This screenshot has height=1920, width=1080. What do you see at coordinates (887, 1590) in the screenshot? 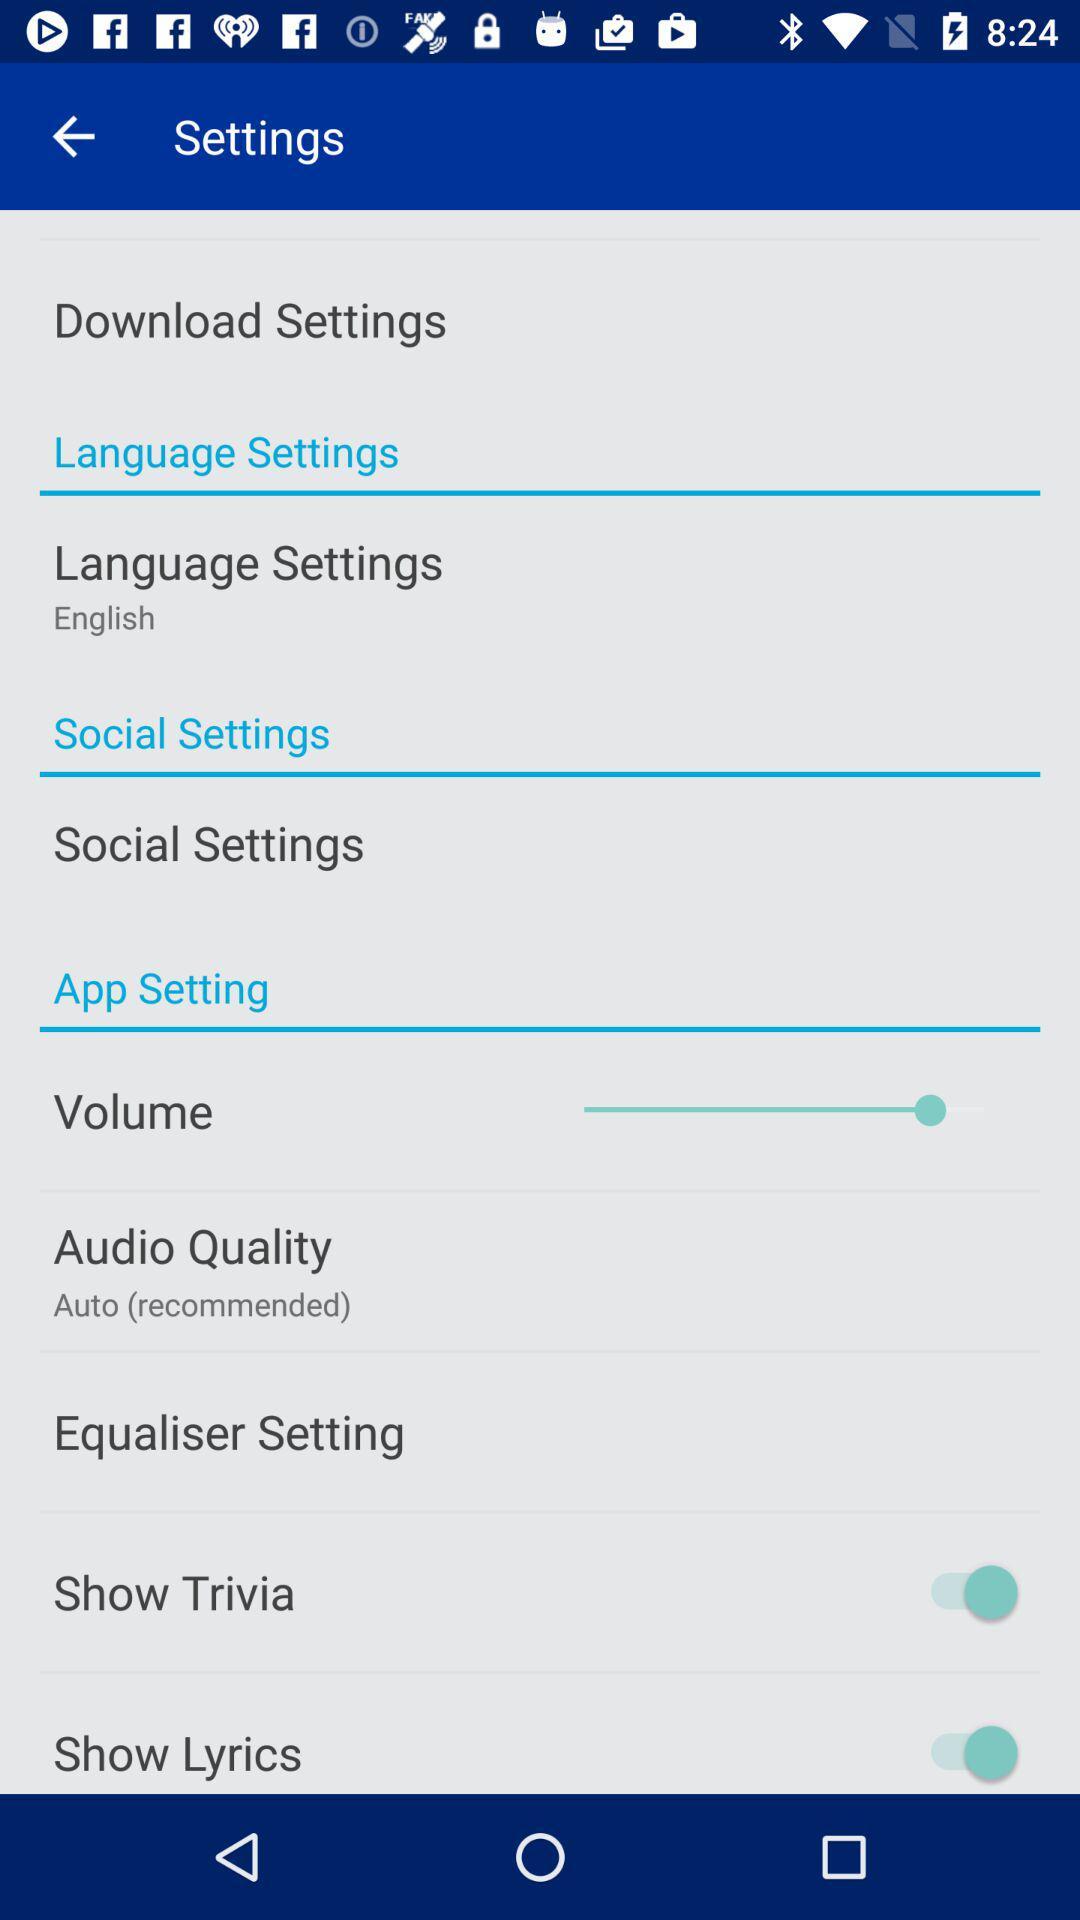
I see `item next to show trivia` at bounding box center [887, 1590].